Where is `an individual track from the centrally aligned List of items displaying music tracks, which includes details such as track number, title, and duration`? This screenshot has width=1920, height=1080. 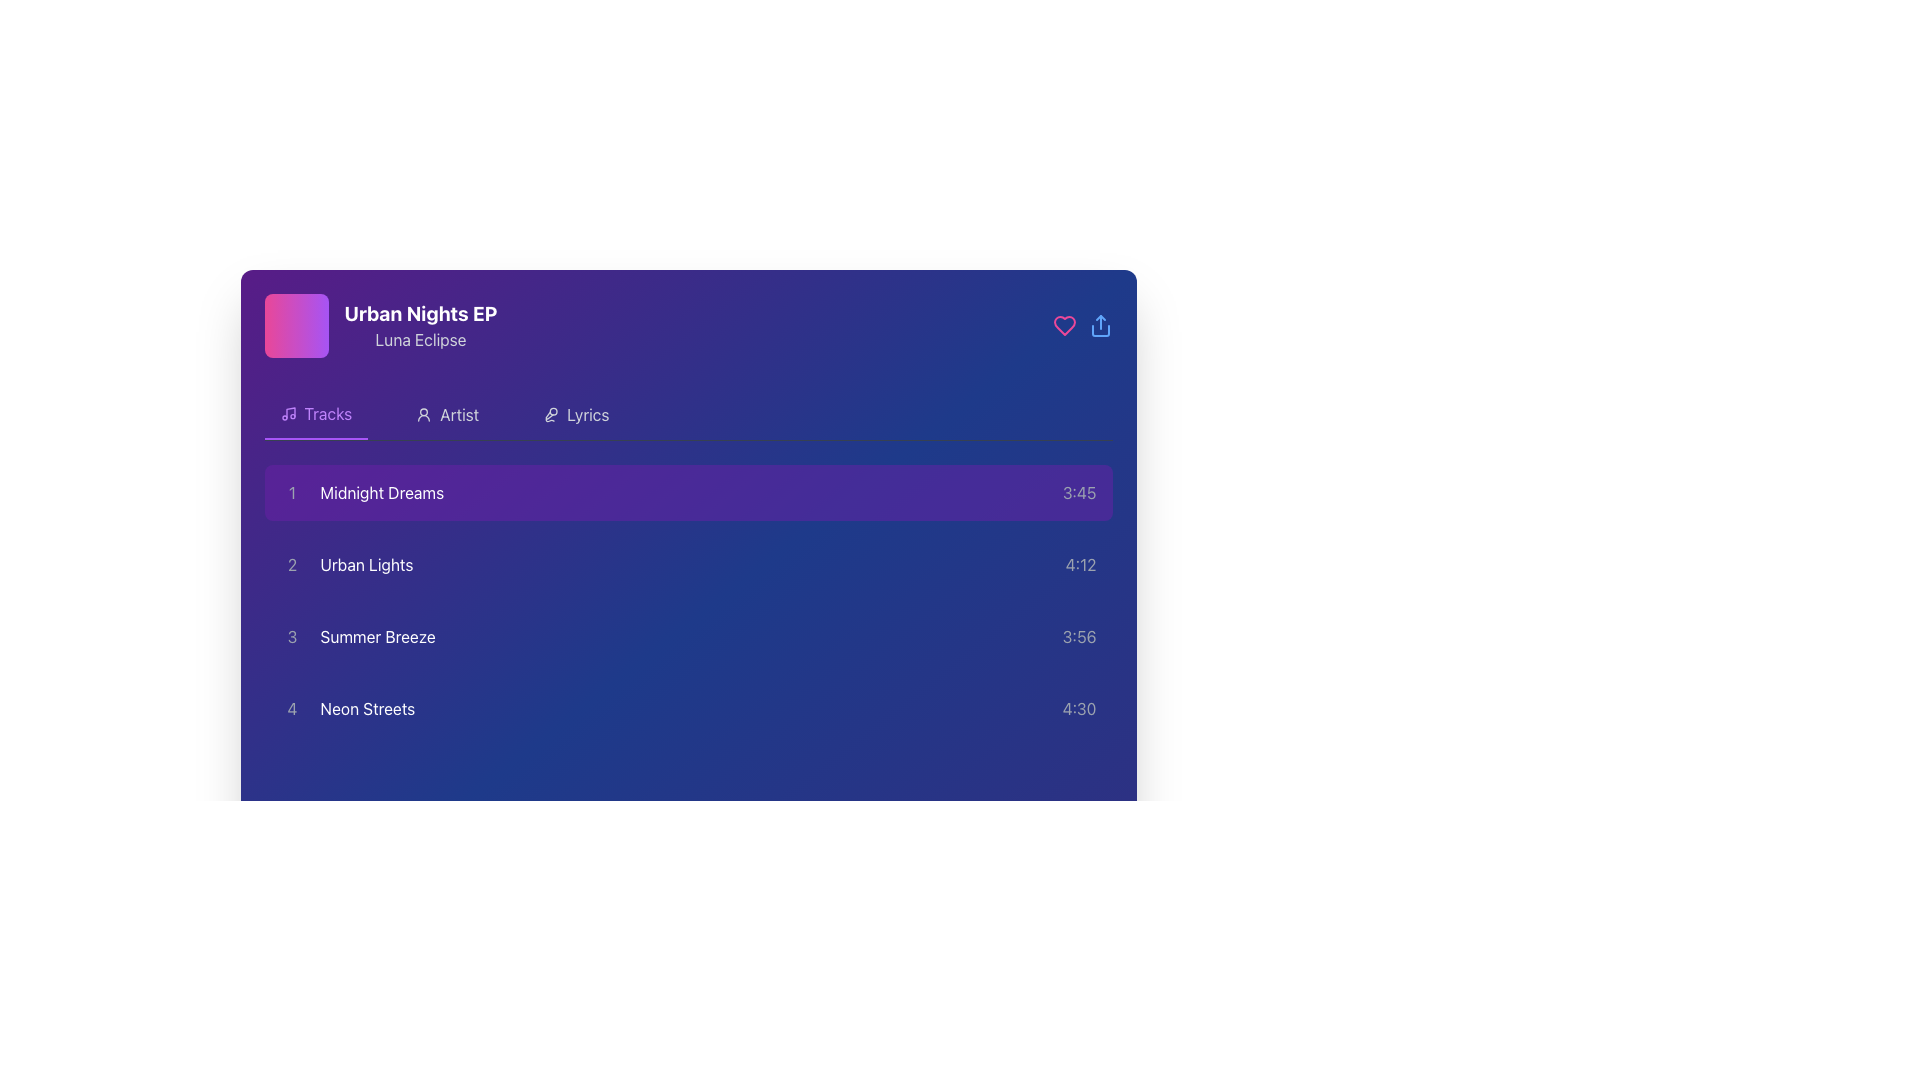 an individual track from the centrally aligned List of items displaying music tracks, which includes details such as track number, title, and duration is located at coordinates (688, 600).